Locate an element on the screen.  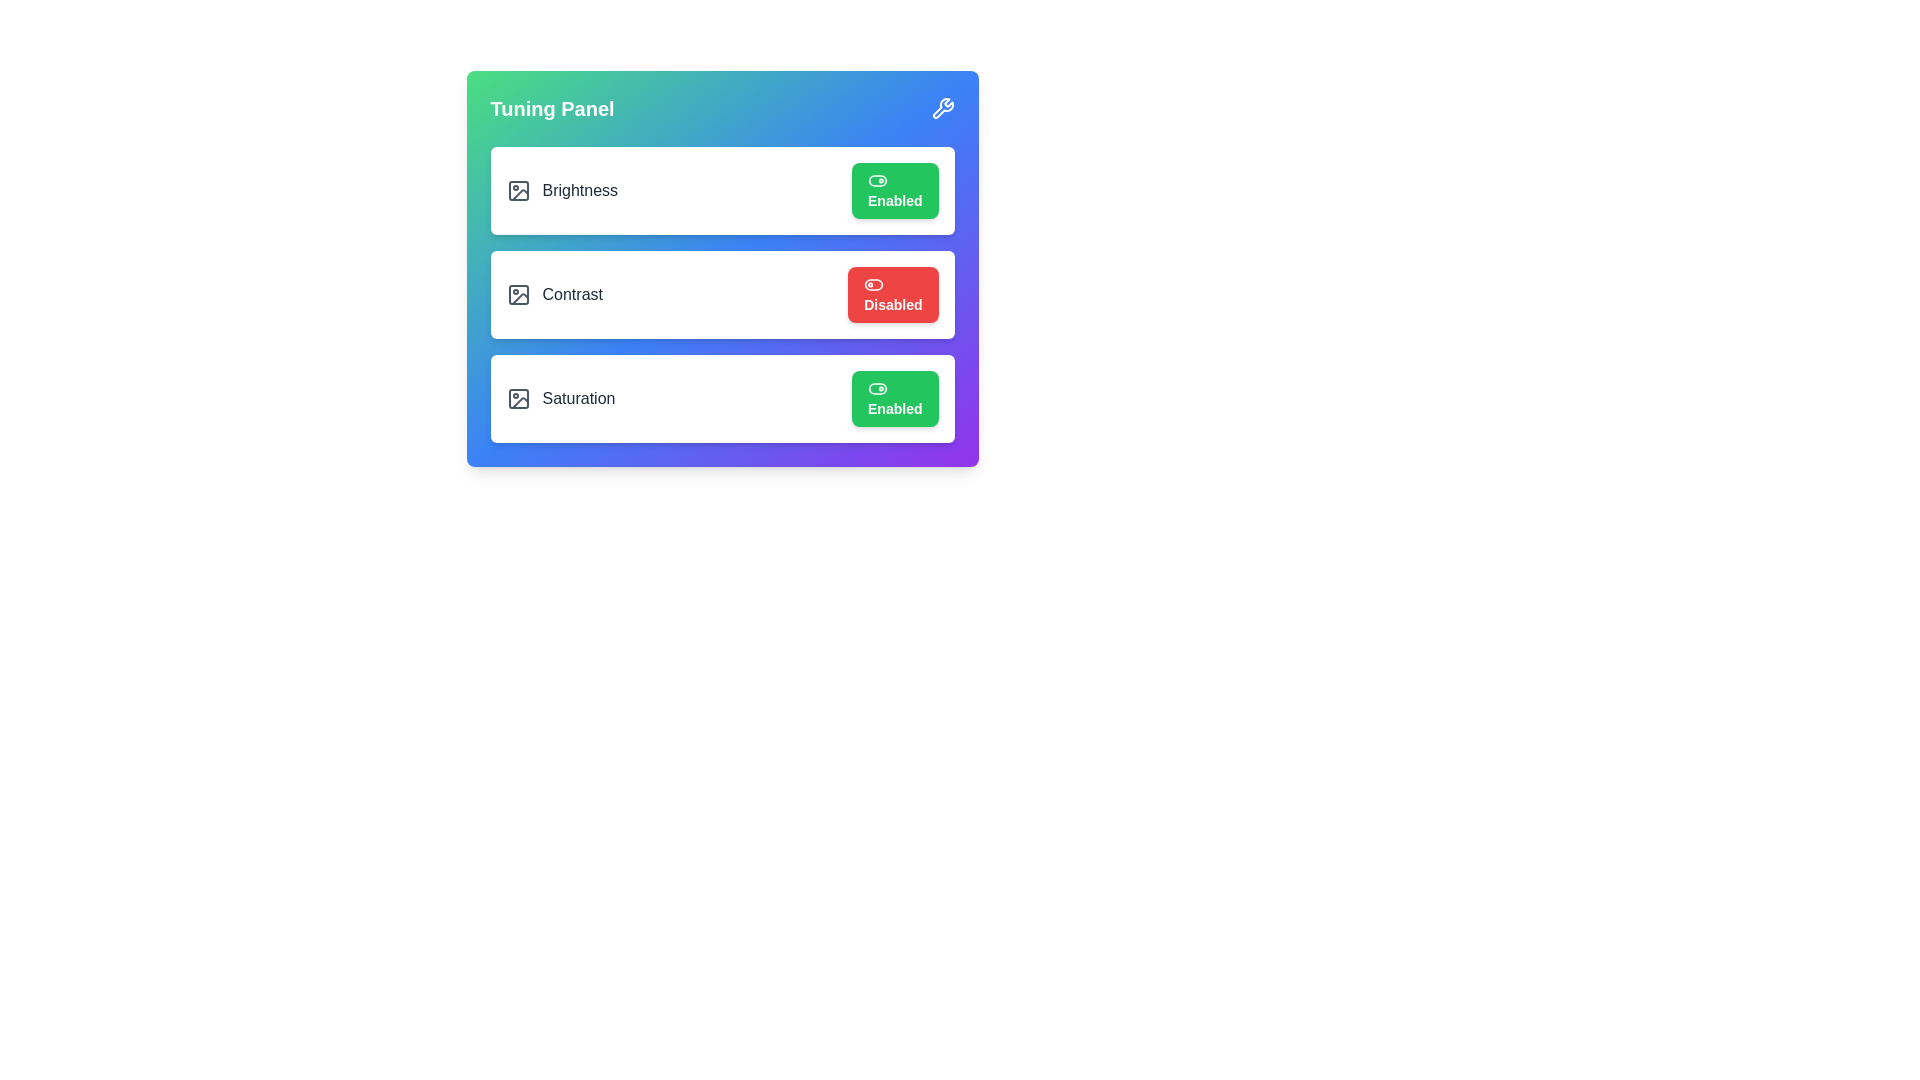
the 'Brightness' toggle to observe the hover animation is located at coordinates (893, 191).